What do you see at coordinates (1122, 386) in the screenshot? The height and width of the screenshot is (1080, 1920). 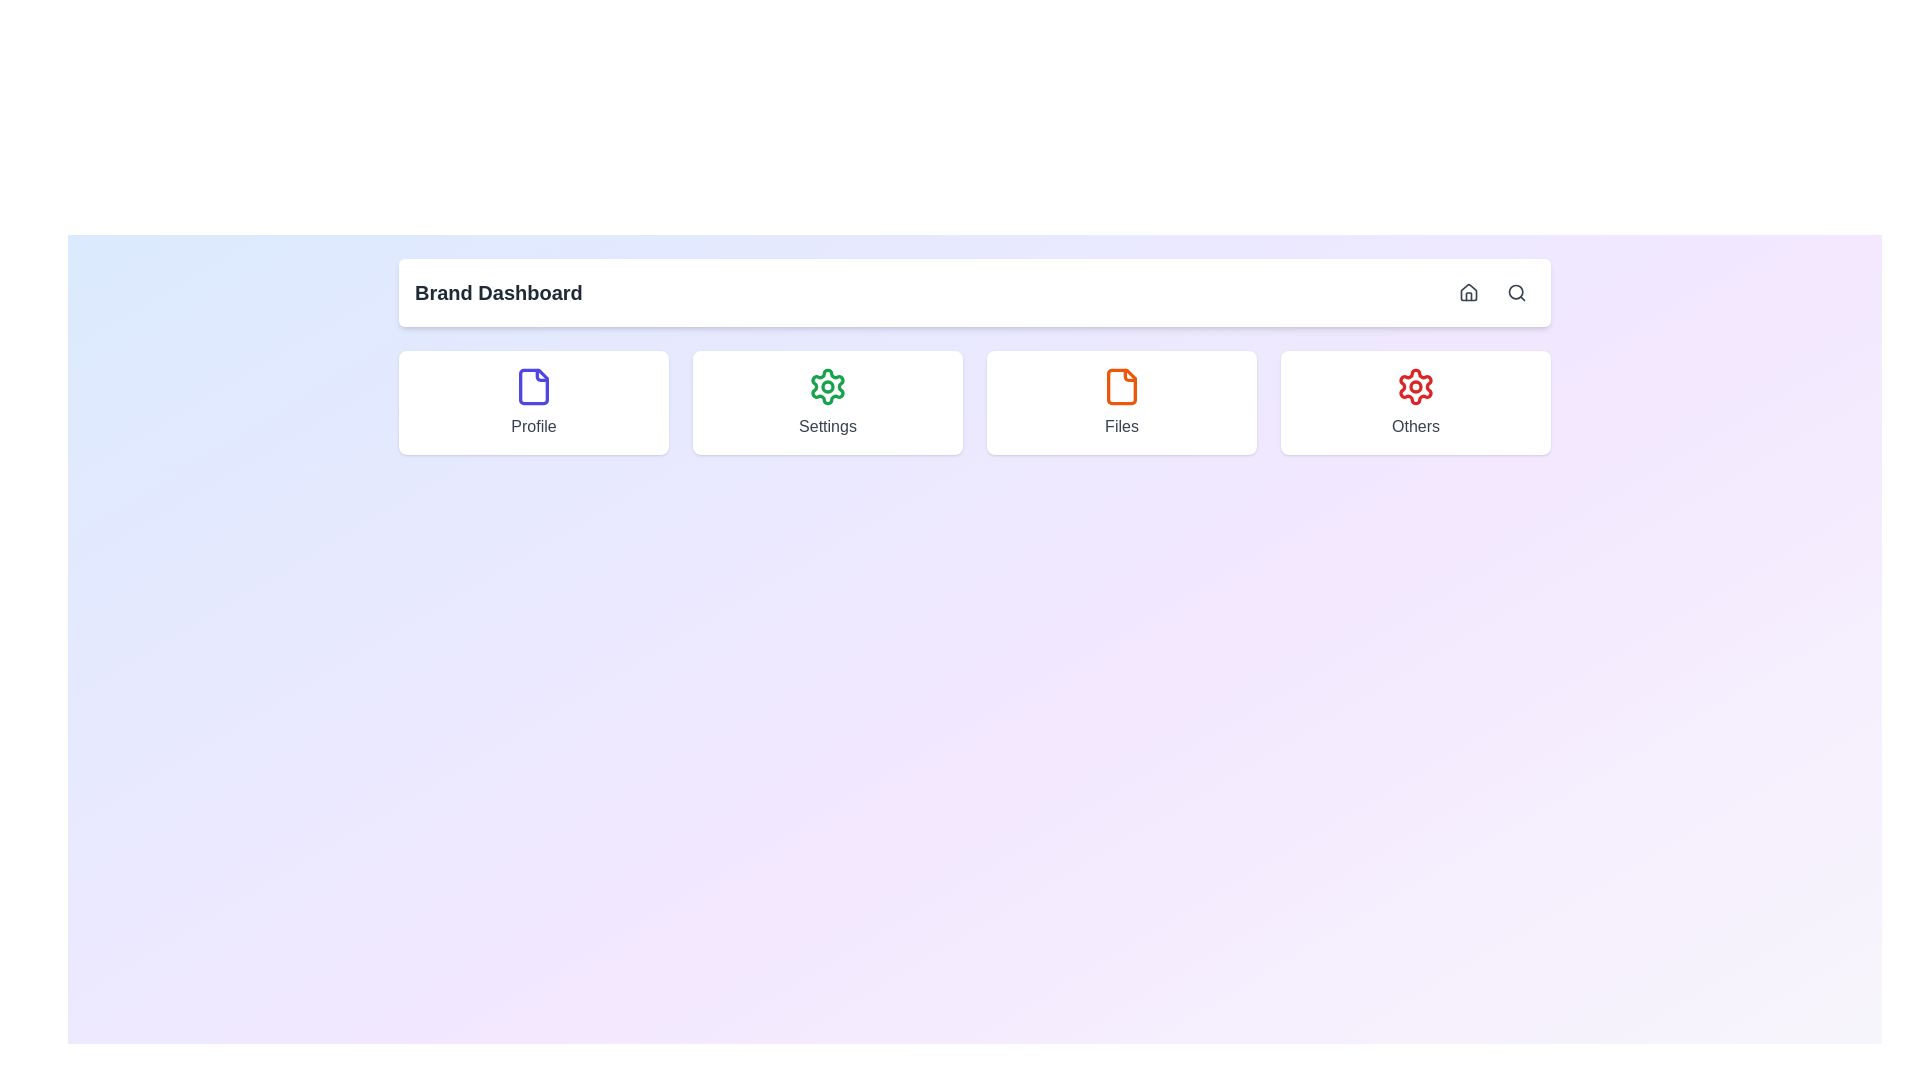 I see `the 'Files' icon located at the top center of the third card in a row of four, positioned under the search bar` at bounding box center [1122, 386].